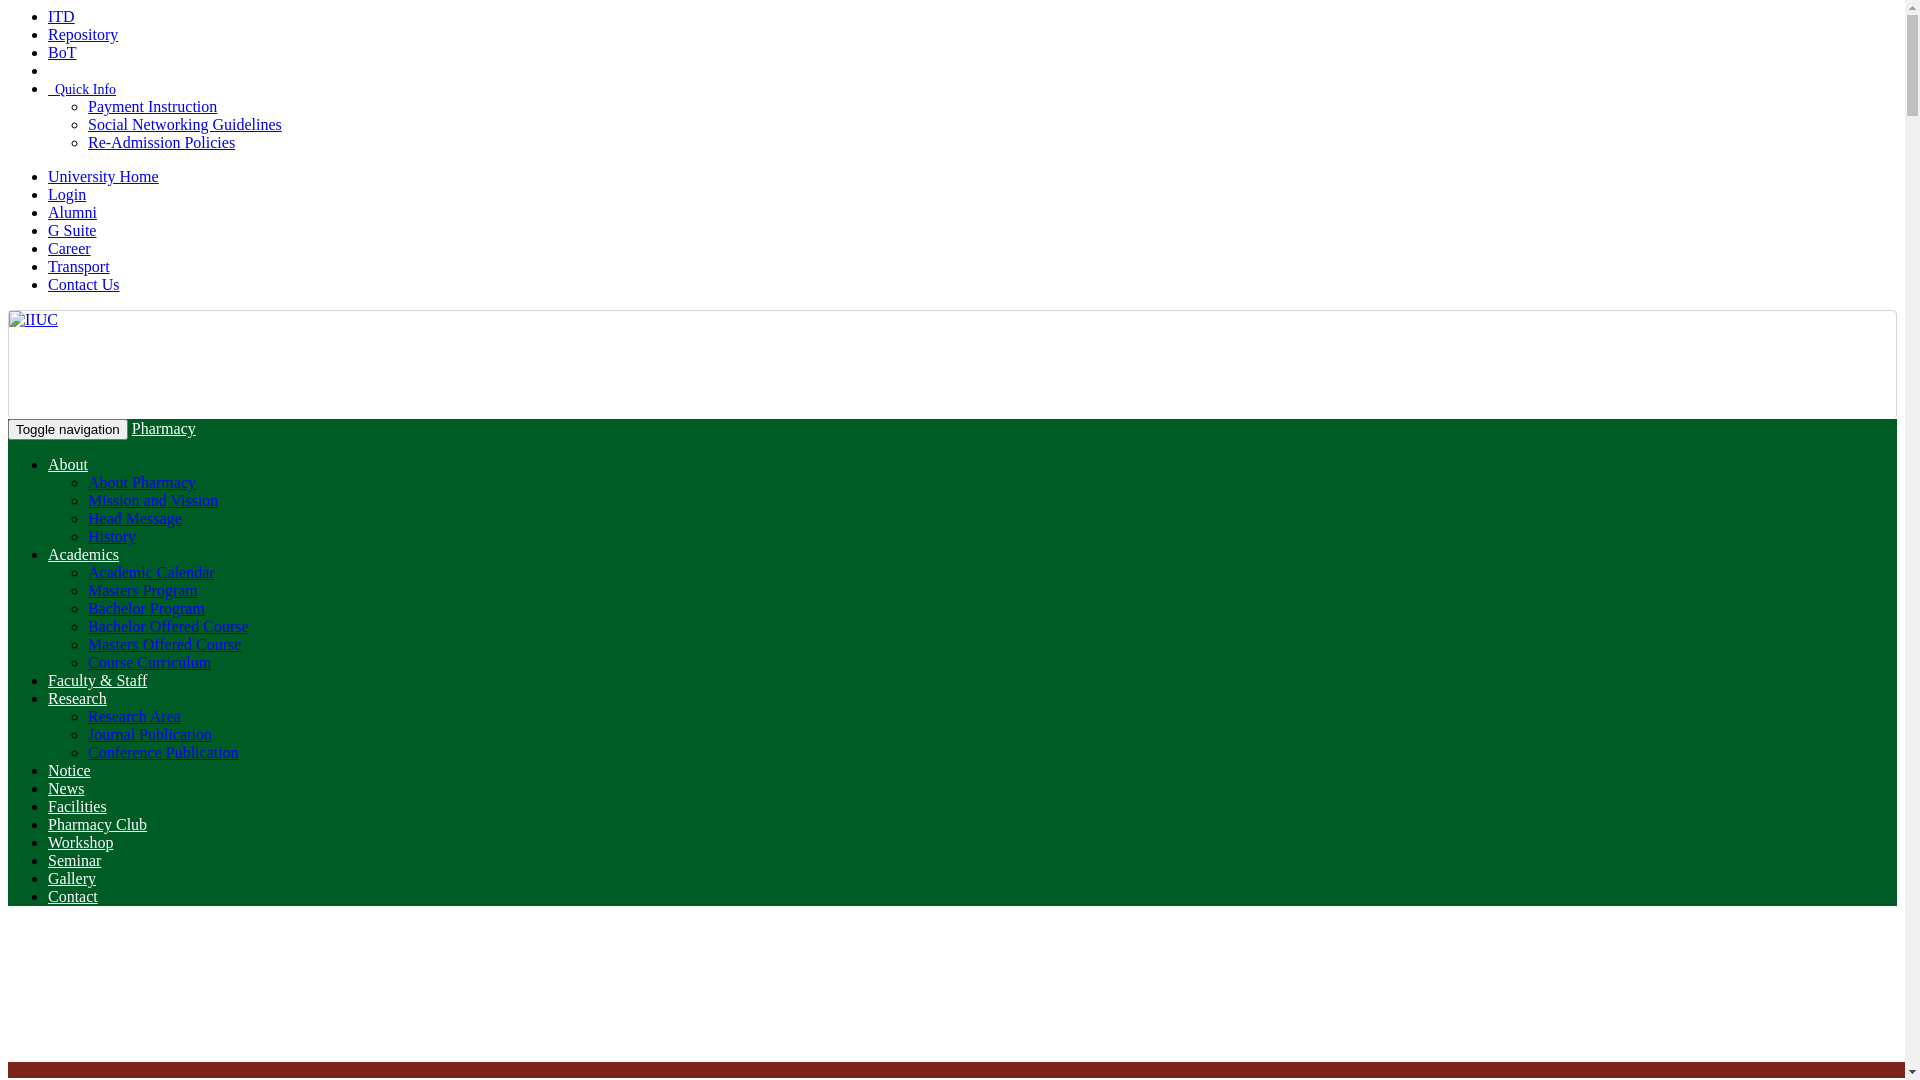  What do you see at coordinates (48, 69) in the screenshot?
I see `'Quick Contact'` at bounding box center [48, 69].